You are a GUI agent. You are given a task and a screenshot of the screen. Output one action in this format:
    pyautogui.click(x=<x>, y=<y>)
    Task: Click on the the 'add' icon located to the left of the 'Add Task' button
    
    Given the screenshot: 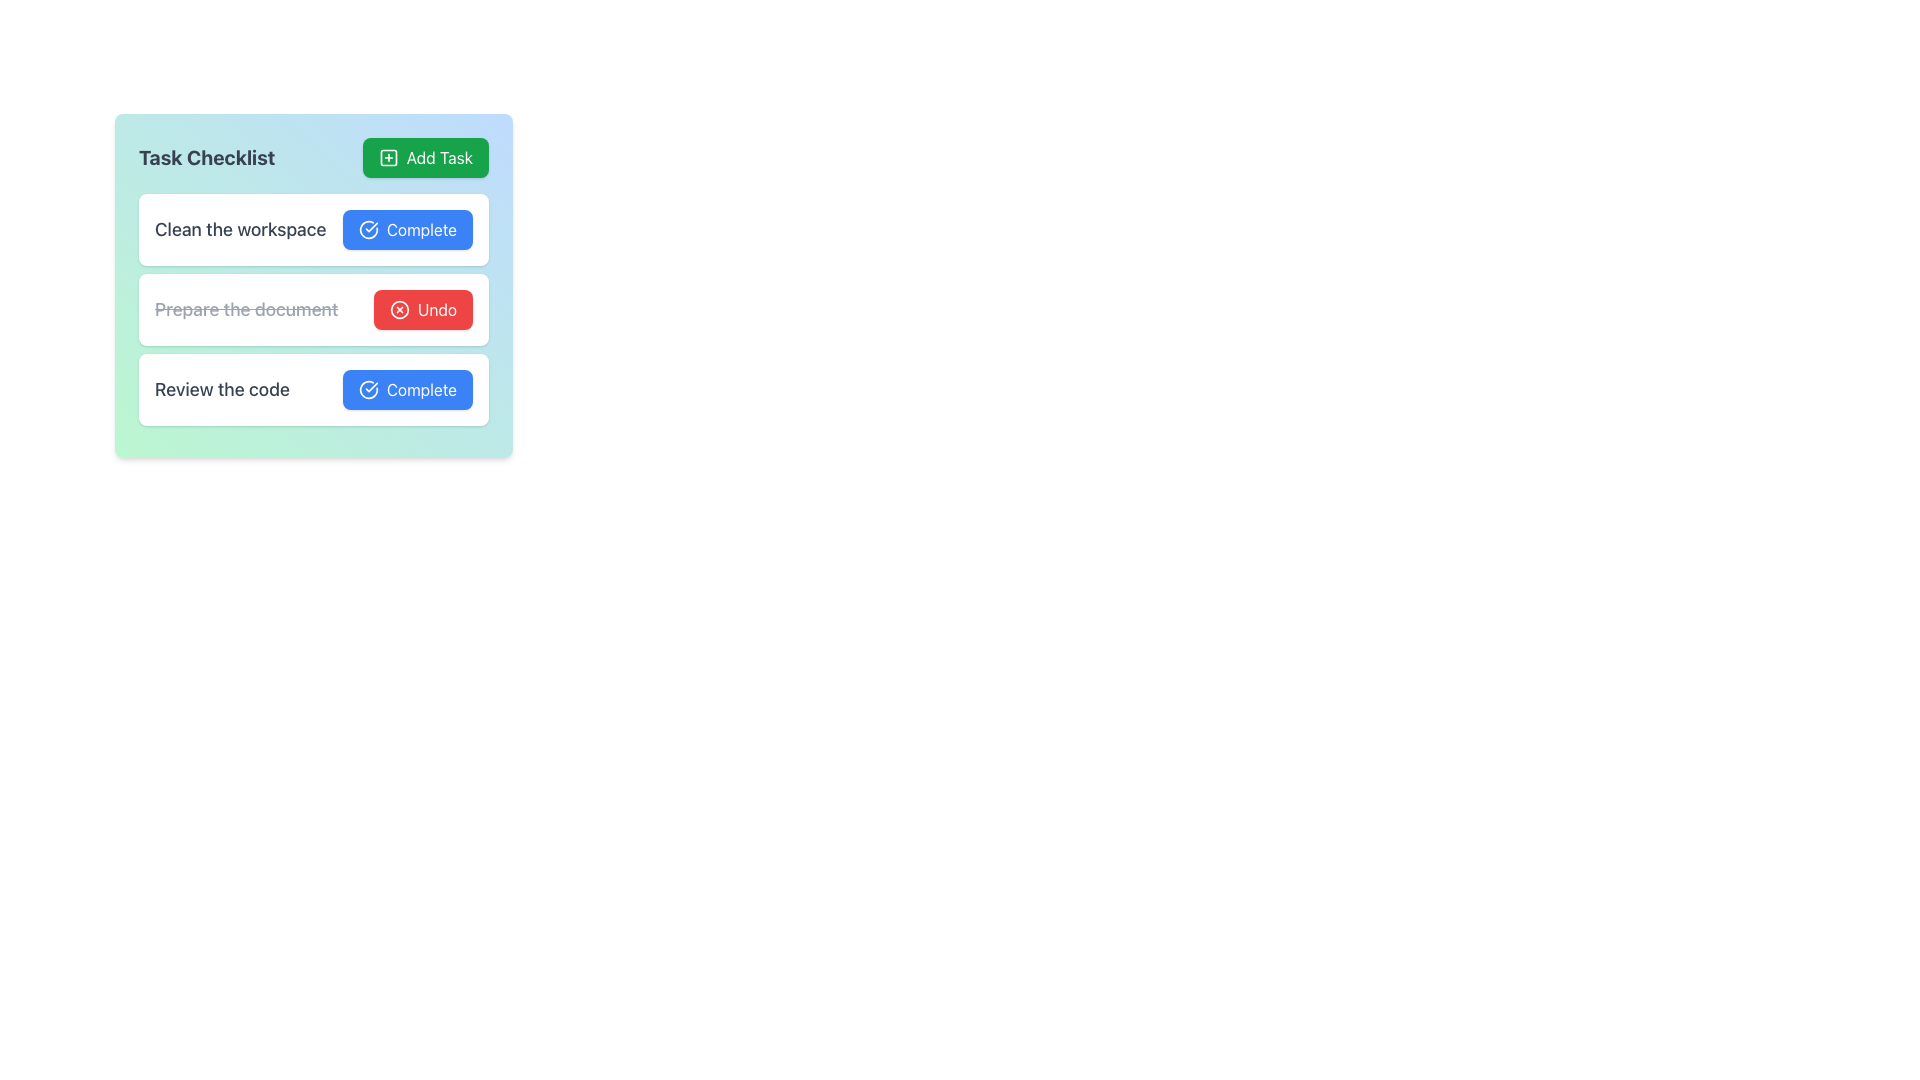 What is the action you would take?
    pyautogui.click(x=388, y=157)
    